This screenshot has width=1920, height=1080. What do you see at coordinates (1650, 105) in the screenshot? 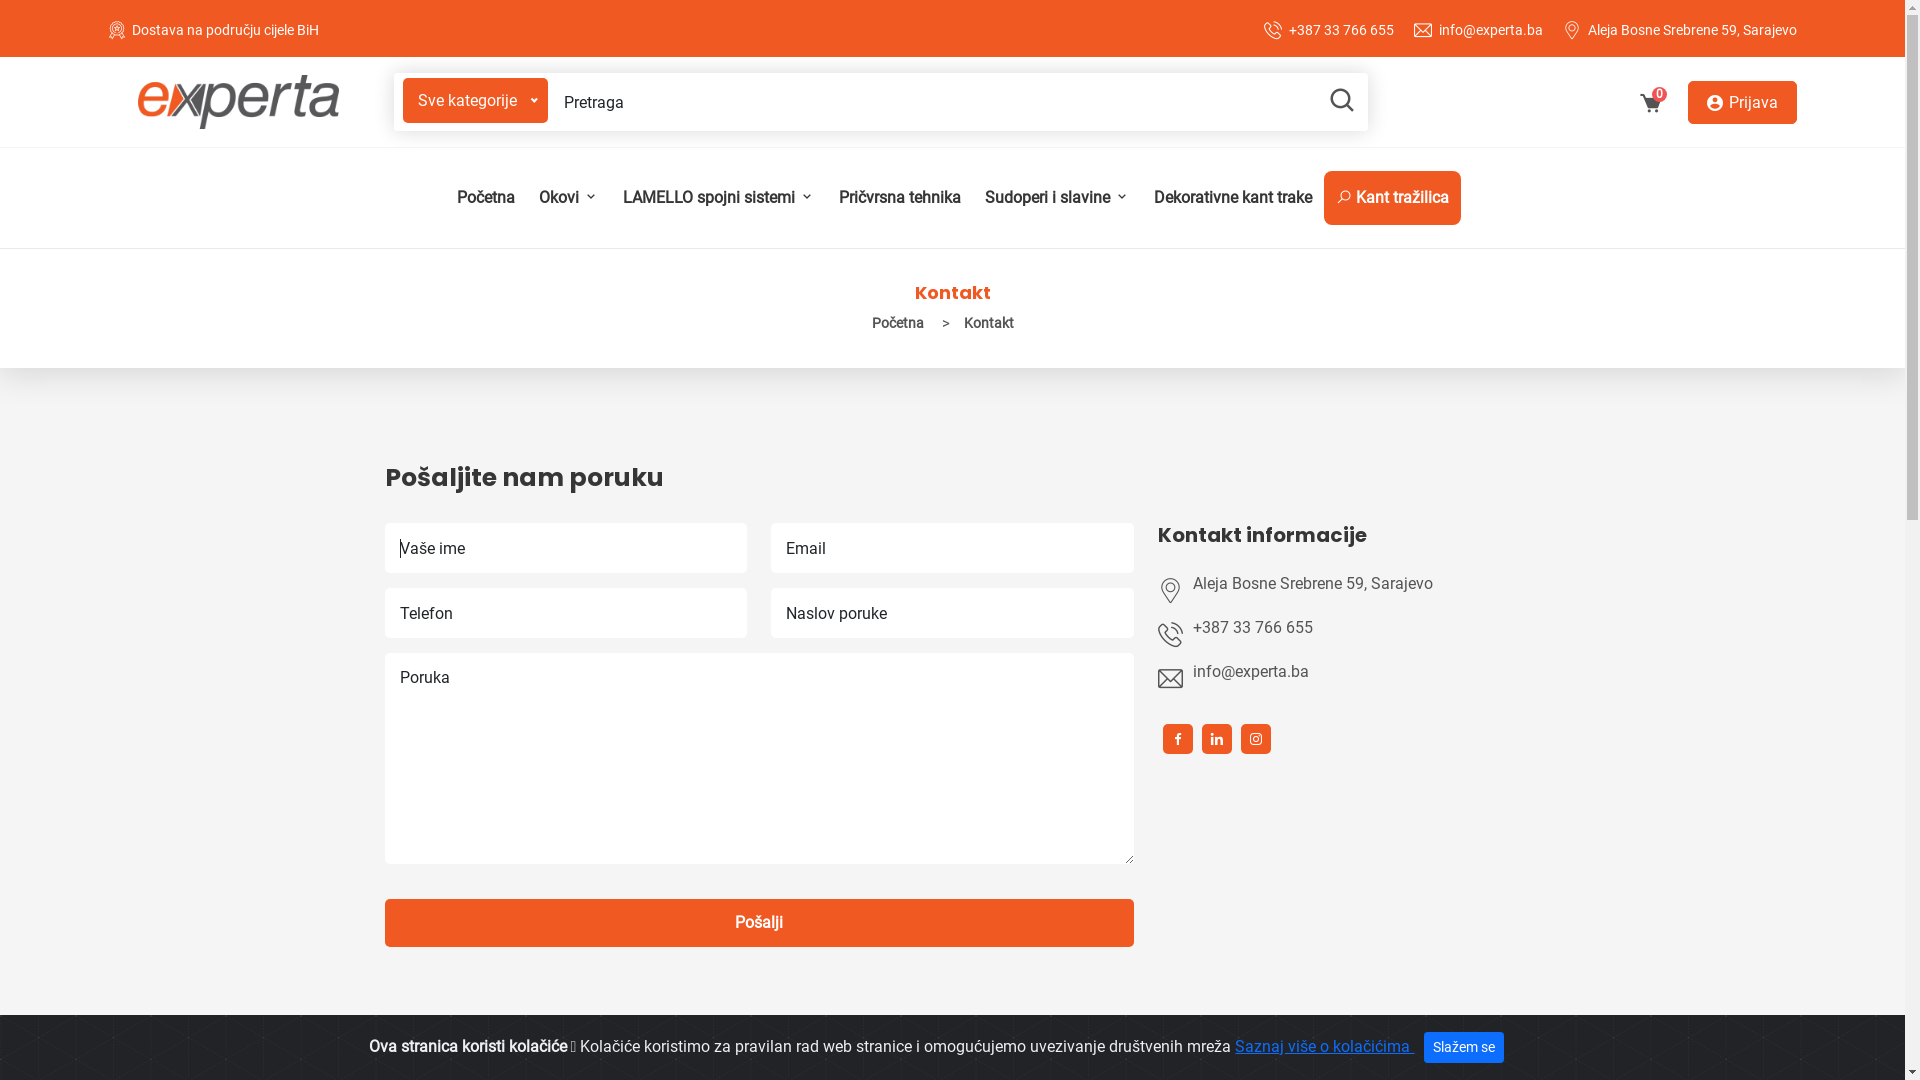
I see `'0'` at bounding box center [1650, 105].